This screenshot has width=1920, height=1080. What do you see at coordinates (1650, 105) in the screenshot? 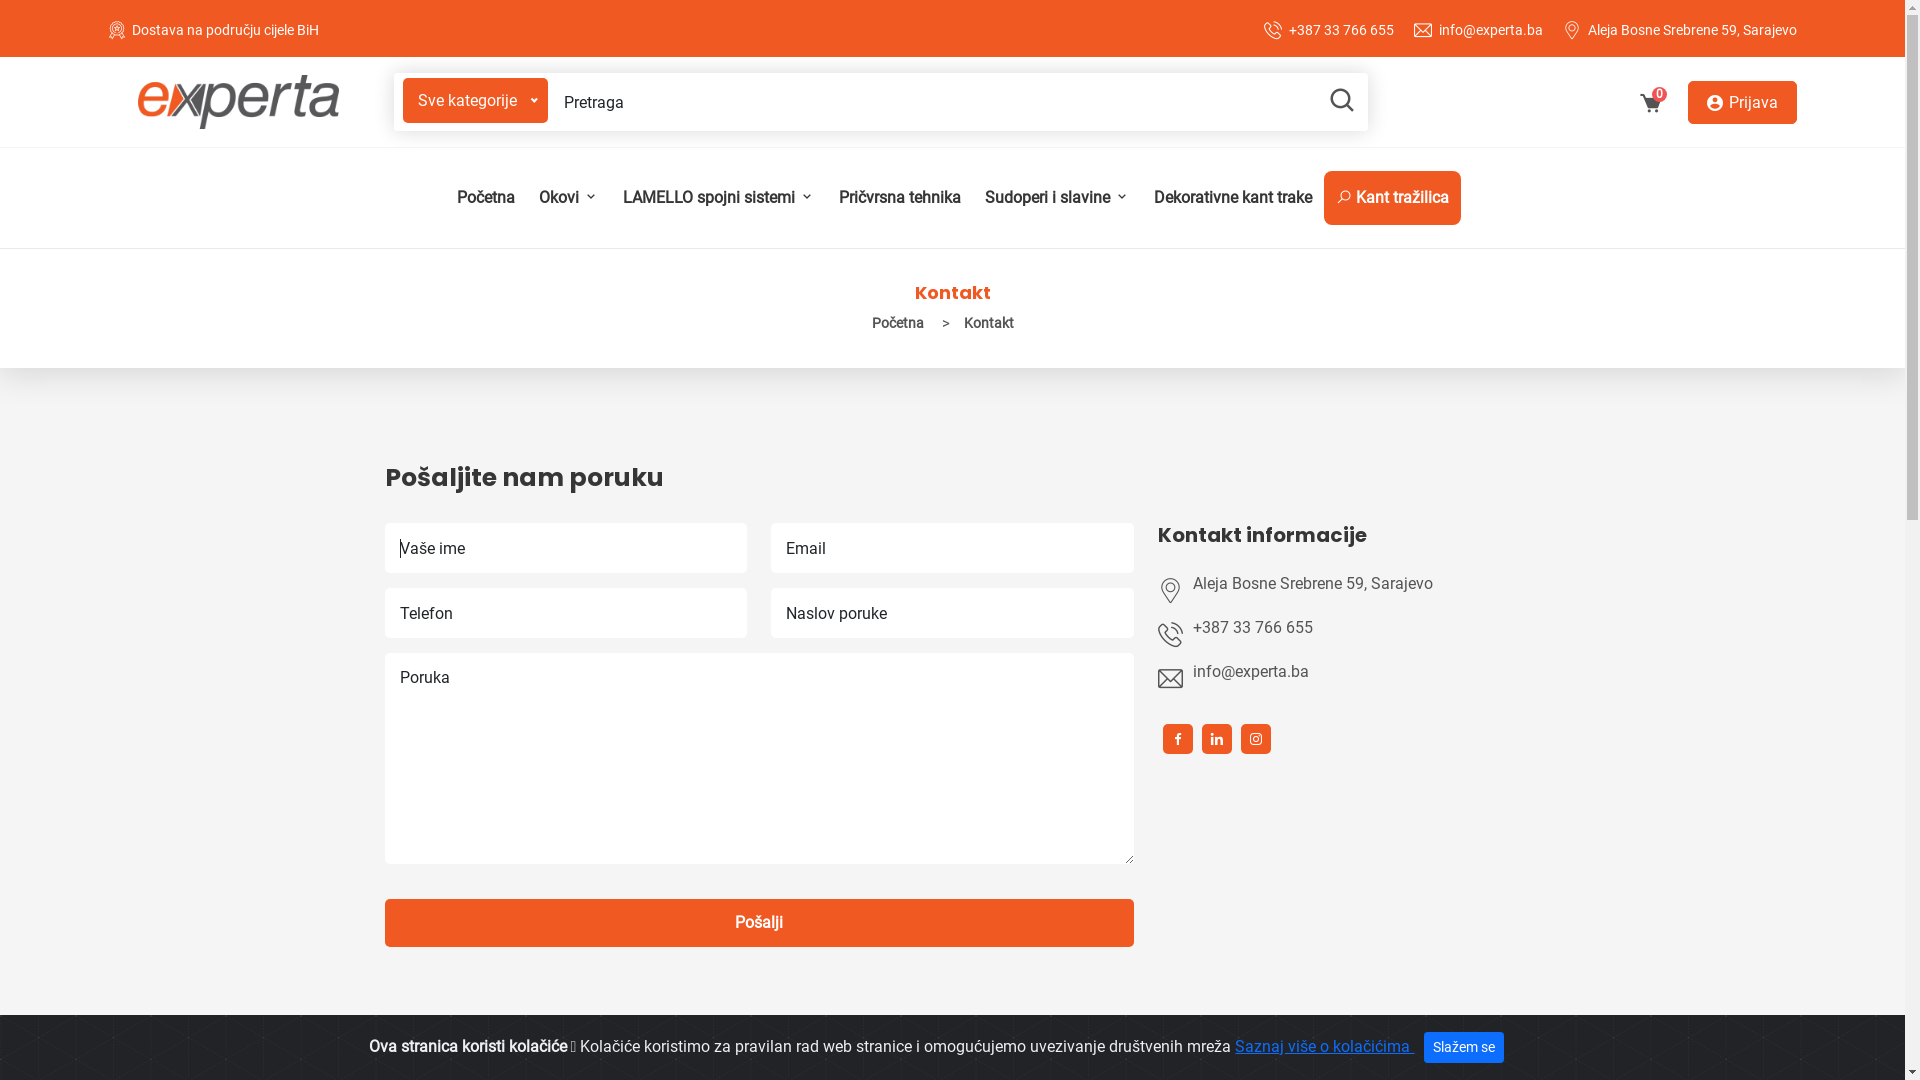
I see `'0'` at bounding box center [1650, 105].